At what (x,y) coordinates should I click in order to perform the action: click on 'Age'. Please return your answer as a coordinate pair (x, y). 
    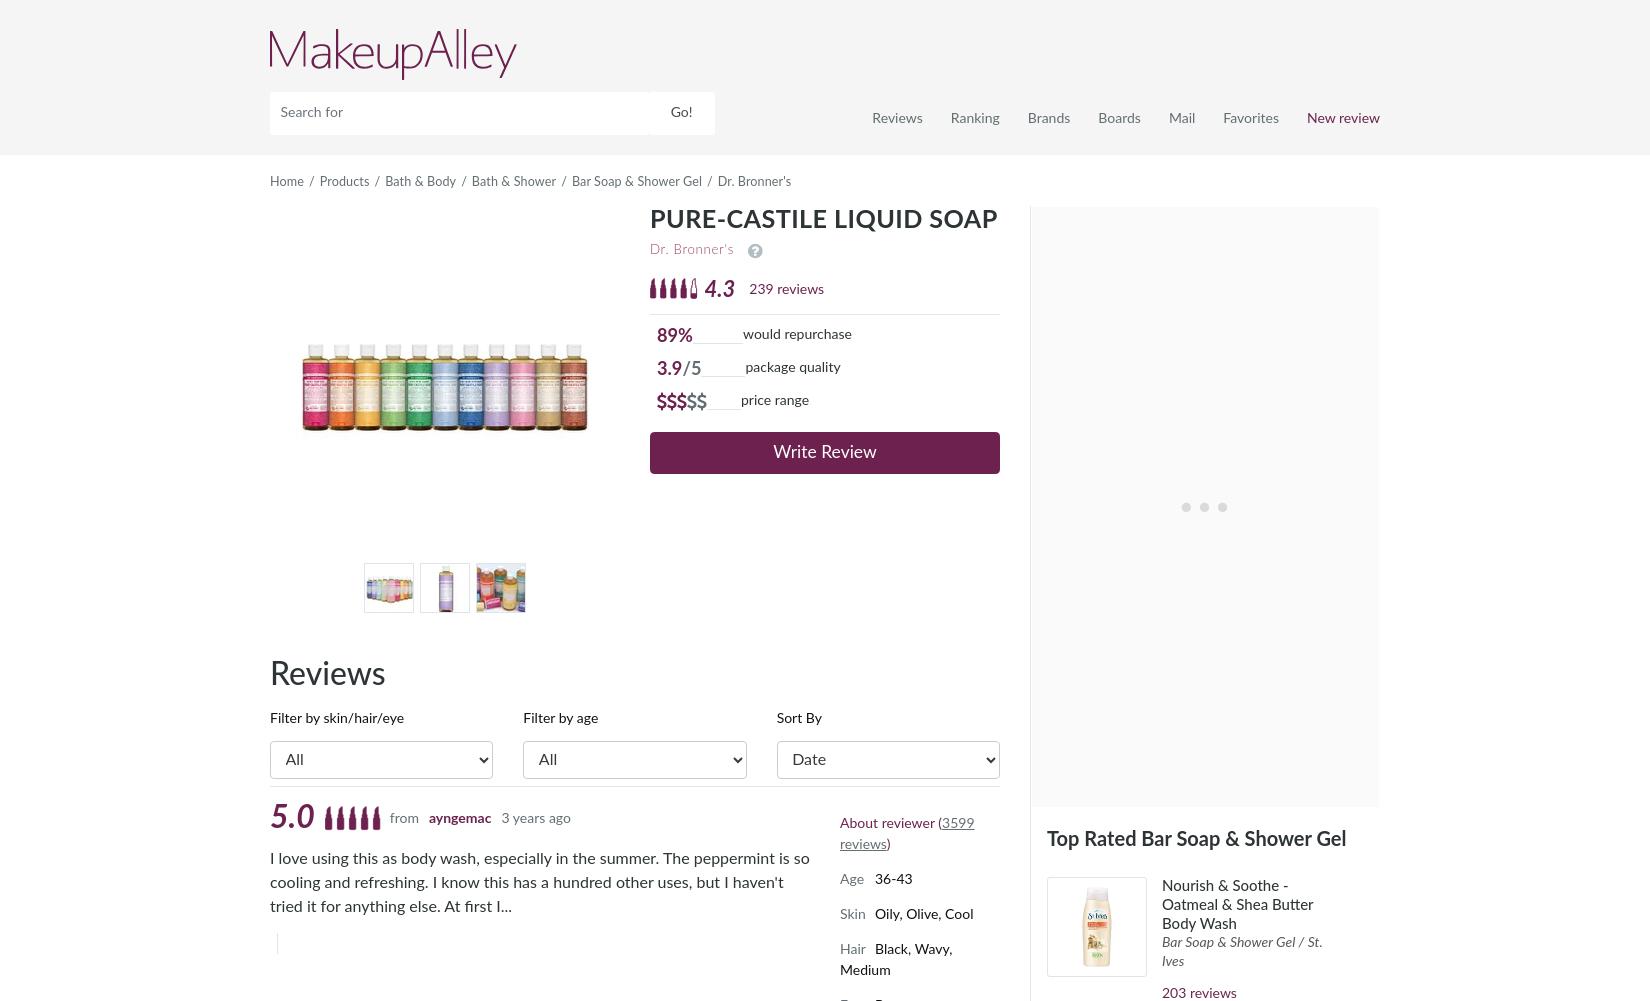
    Looking at the image, I should click on (852, 878).